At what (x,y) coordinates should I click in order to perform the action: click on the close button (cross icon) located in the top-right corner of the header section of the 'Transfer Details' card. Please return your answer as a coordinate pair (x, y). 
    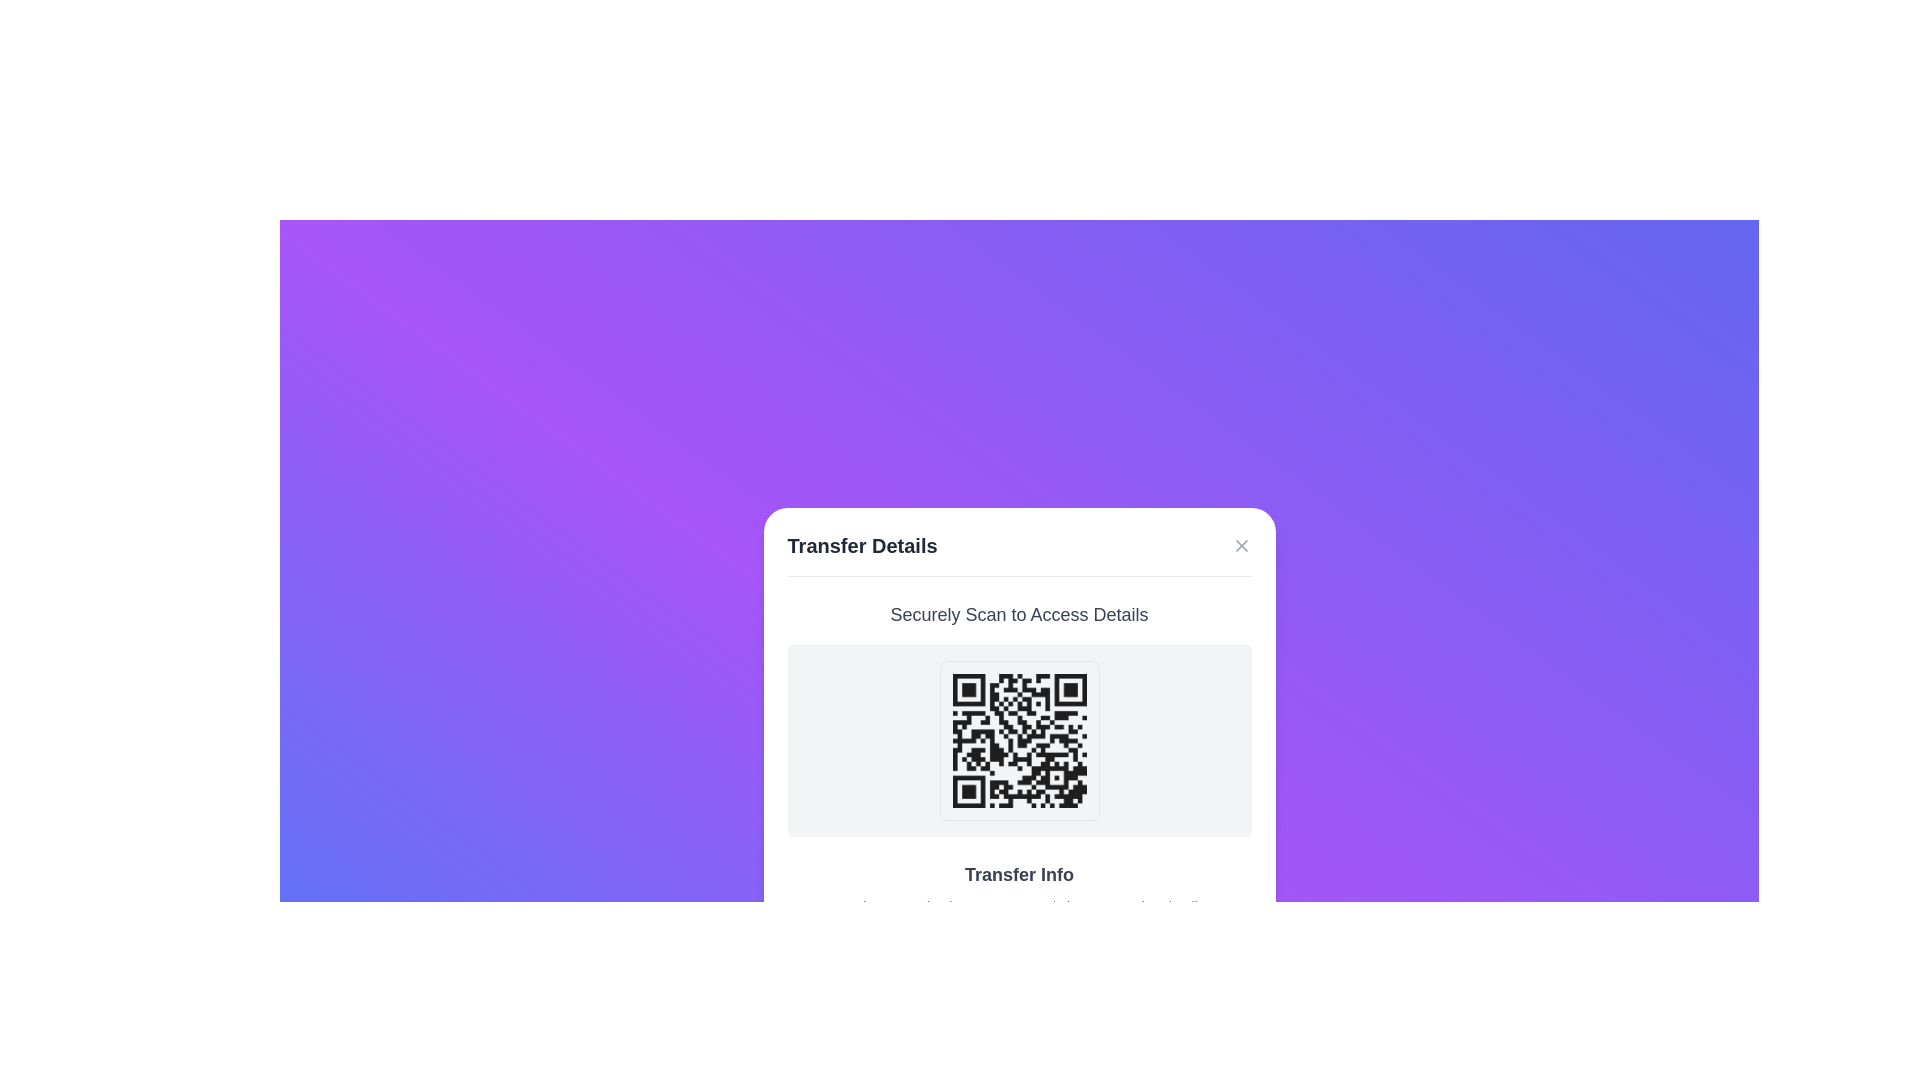
    Looking at the image, I should click on (1240, 545).